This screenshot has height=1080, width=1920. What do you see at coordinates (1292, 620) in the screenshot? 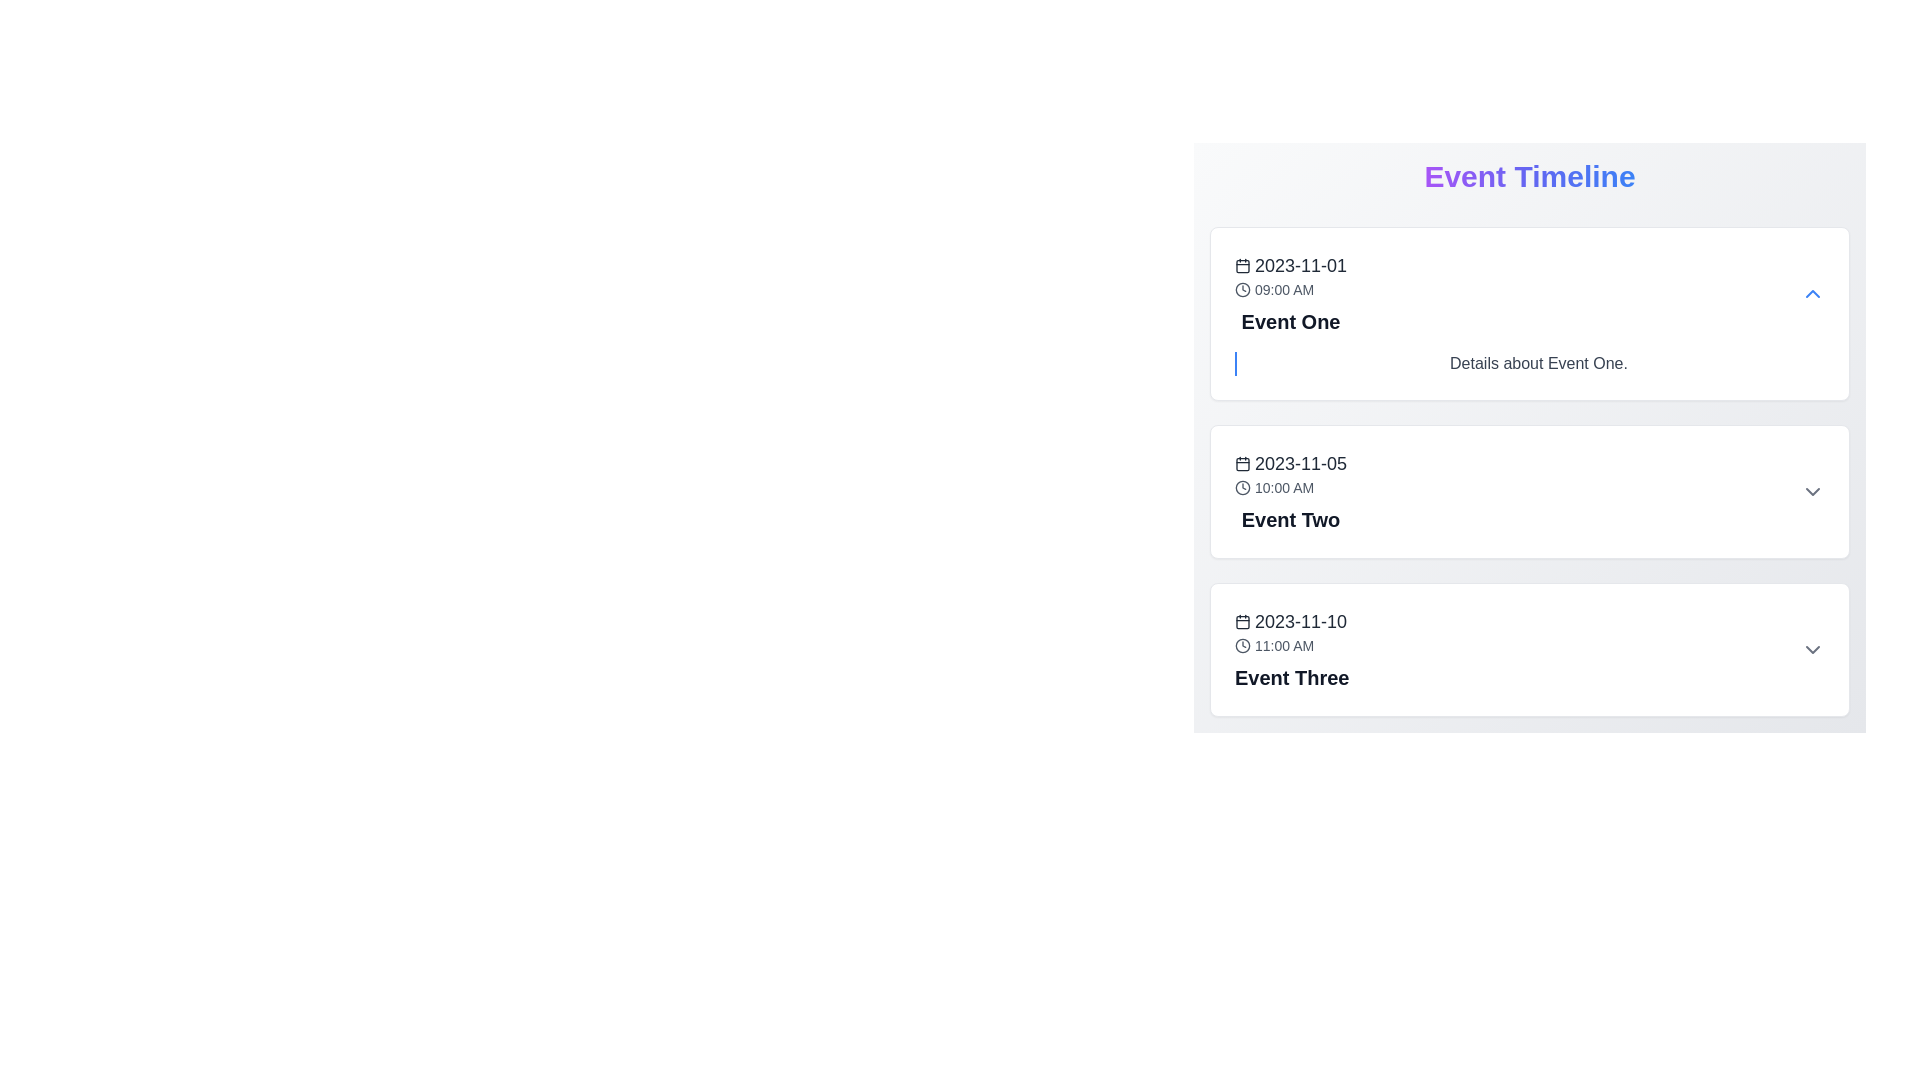
I see `displayed date from the Date display element which consists of a calendar icon and the date text '2023-11-10', positioned in the center-left of the third event card beneath the timeline header` at bounding box center [1292, 620].